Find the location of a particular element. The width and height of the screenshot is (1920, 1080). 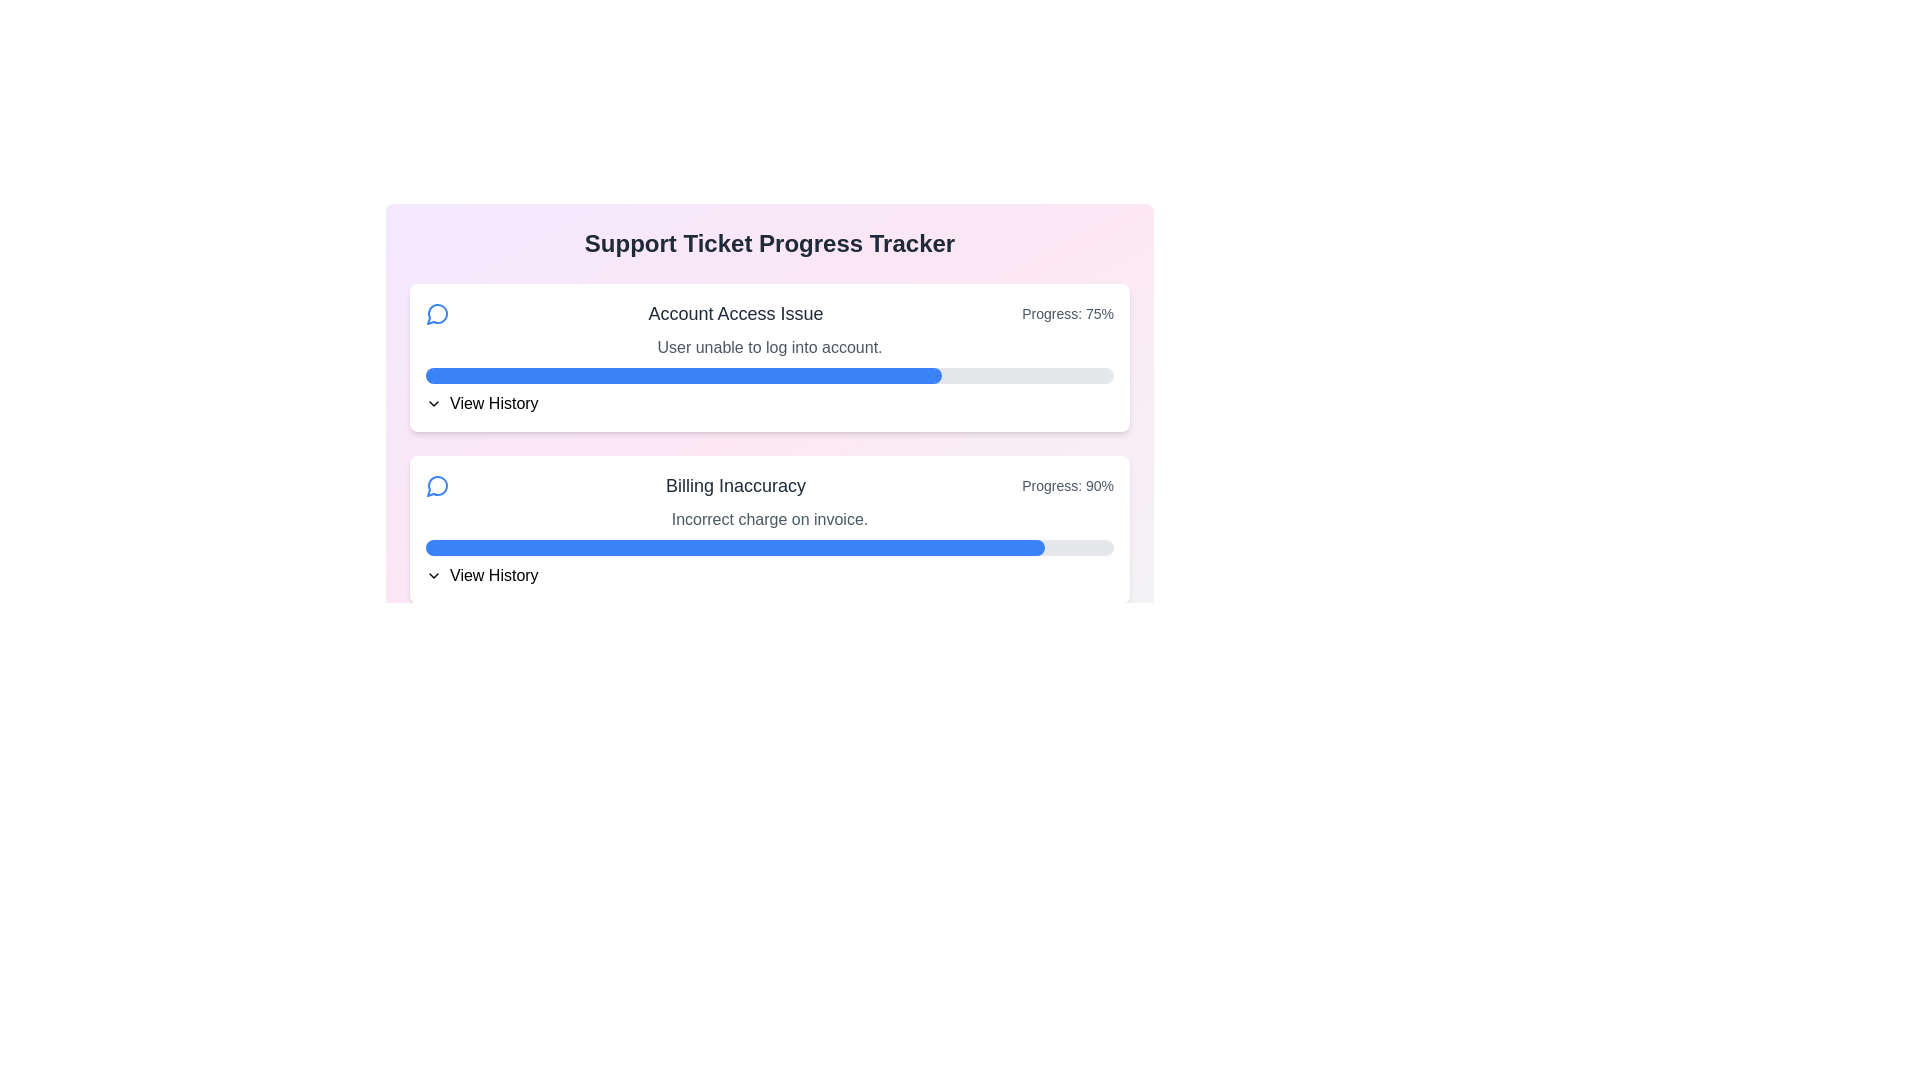

the 'Account Access Issue' text and icon section element, which displays a title on the left, a speech bubble icon, and a progress percentage on the right is located at coordinates (768, 313).